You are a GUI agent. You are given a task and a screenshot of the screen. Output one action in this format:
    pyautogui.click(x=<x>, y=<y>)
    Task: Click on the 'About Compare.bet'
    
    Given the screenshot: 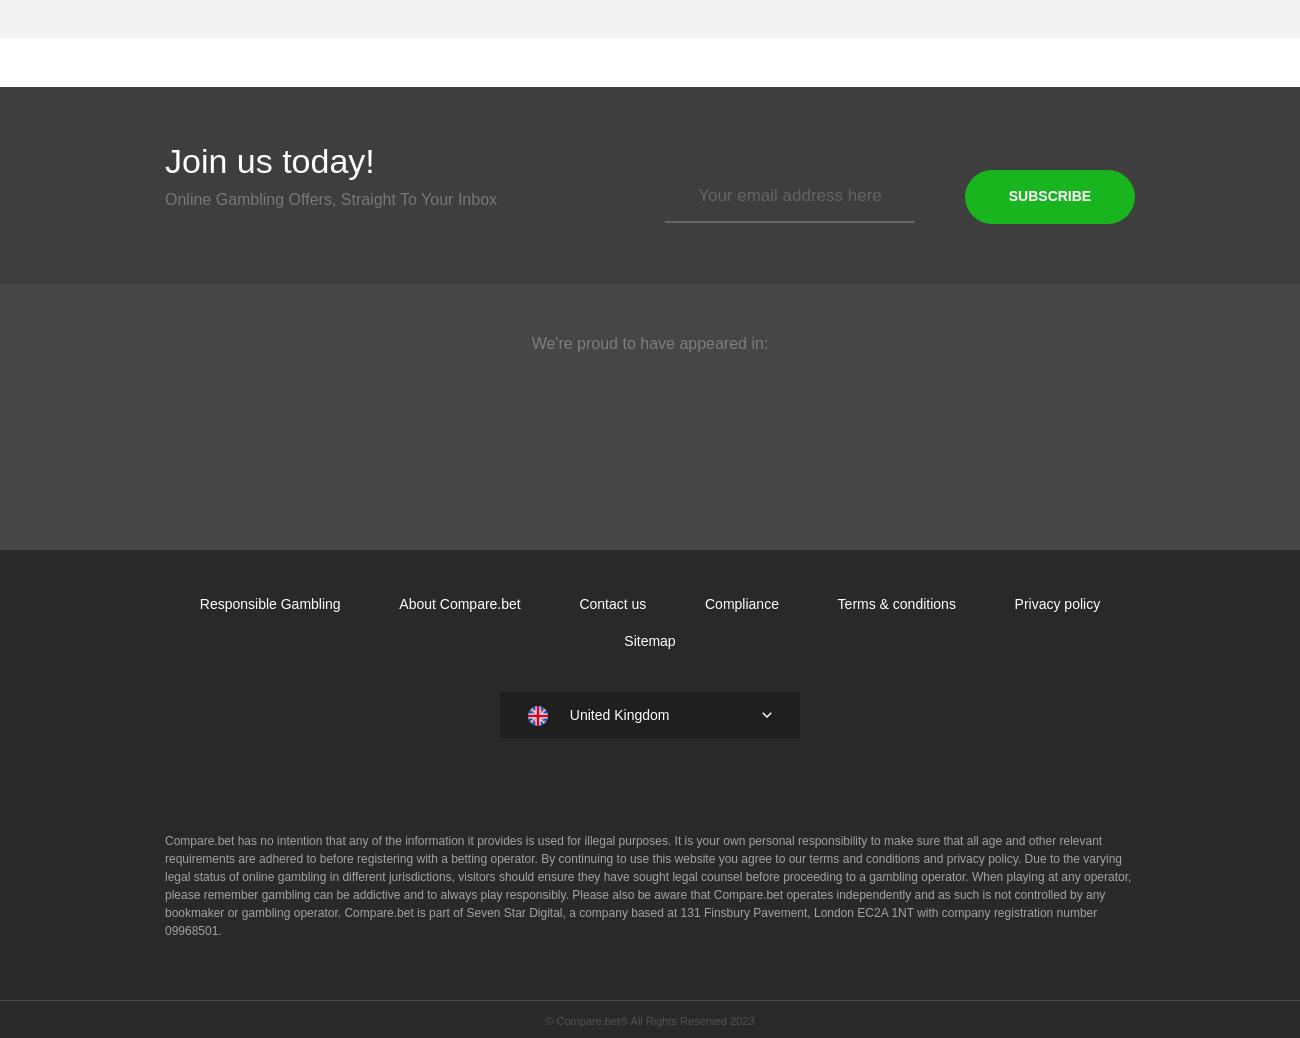 What is the action you would take?
    pyautogui.click(x=458, y=603)
    